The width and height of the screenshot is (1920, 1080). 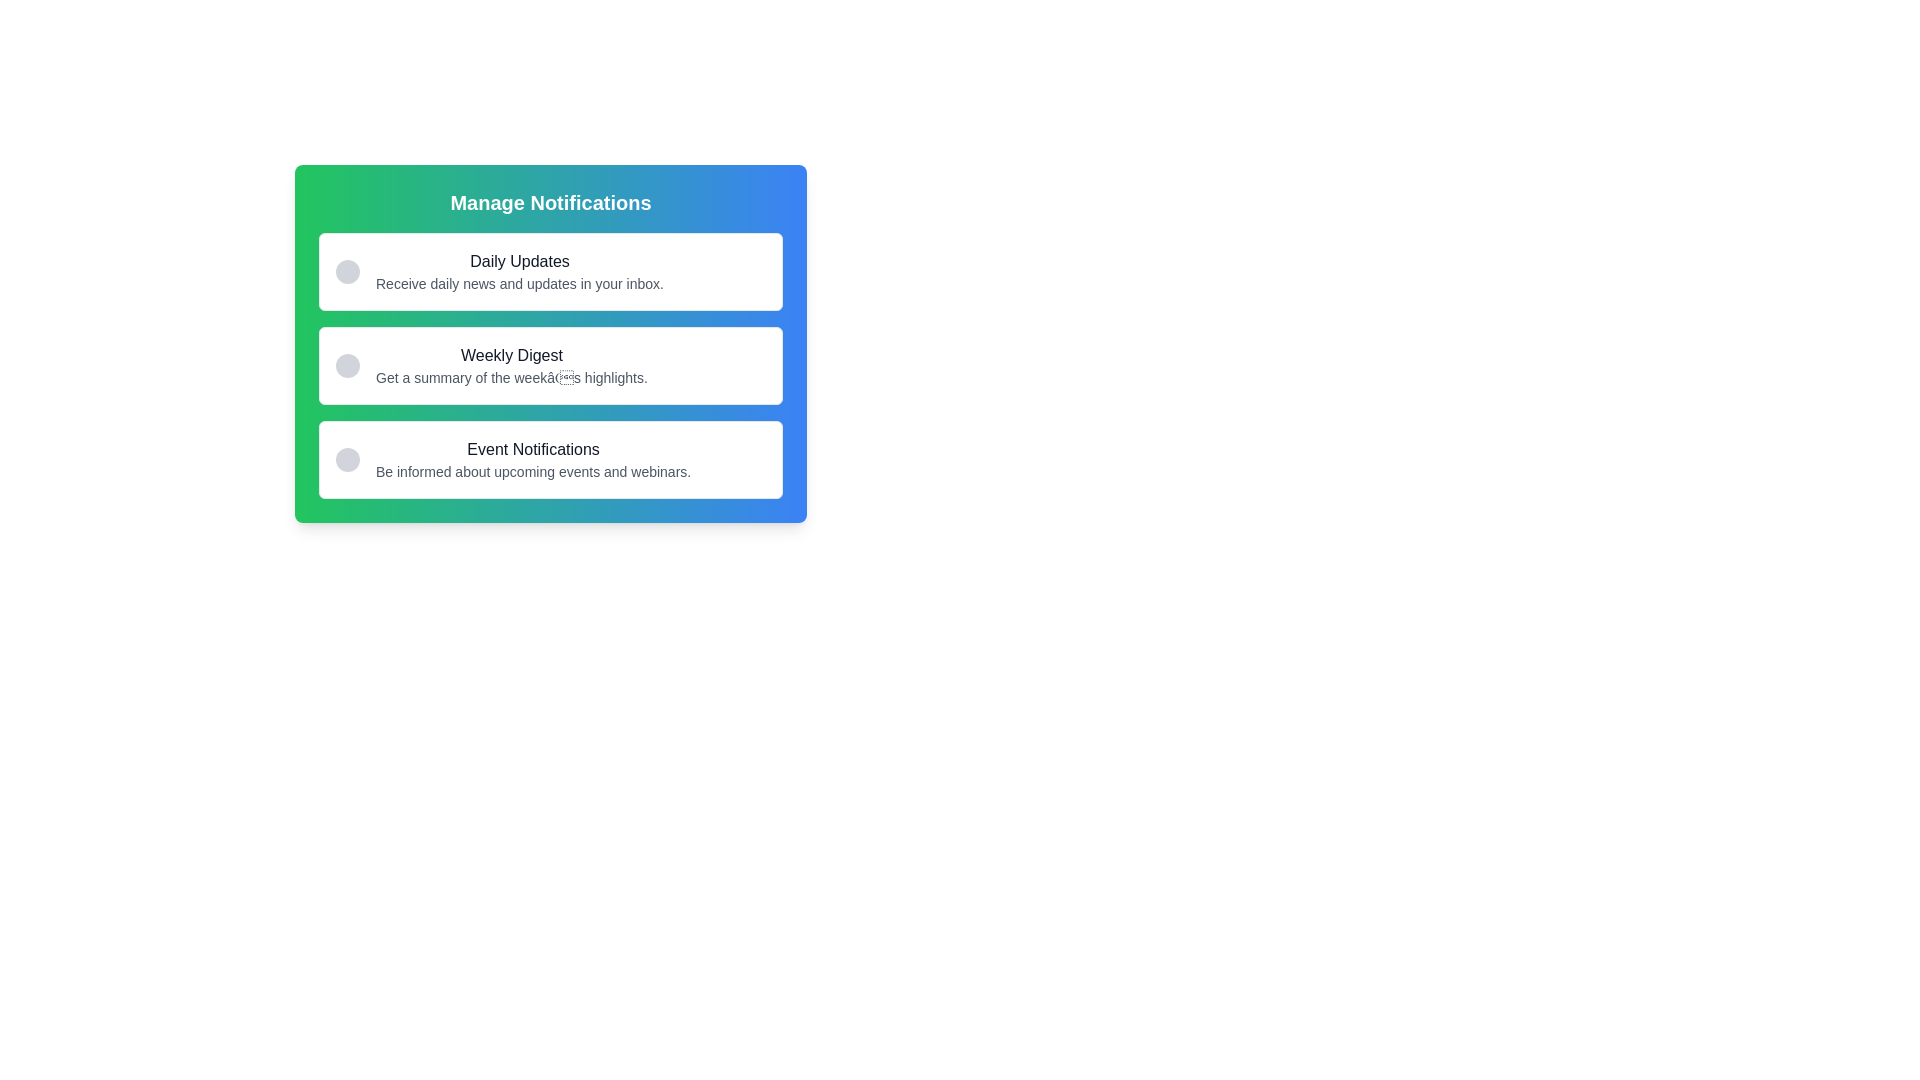 What do you see at coordinates (511, 366) in the screenshot?
I see `the title 'Weekly Digest' and subtitle 'Get a summary of the week’s highlights.' by clicking on the center of the element that contains them` at bounding box center [511, 366].